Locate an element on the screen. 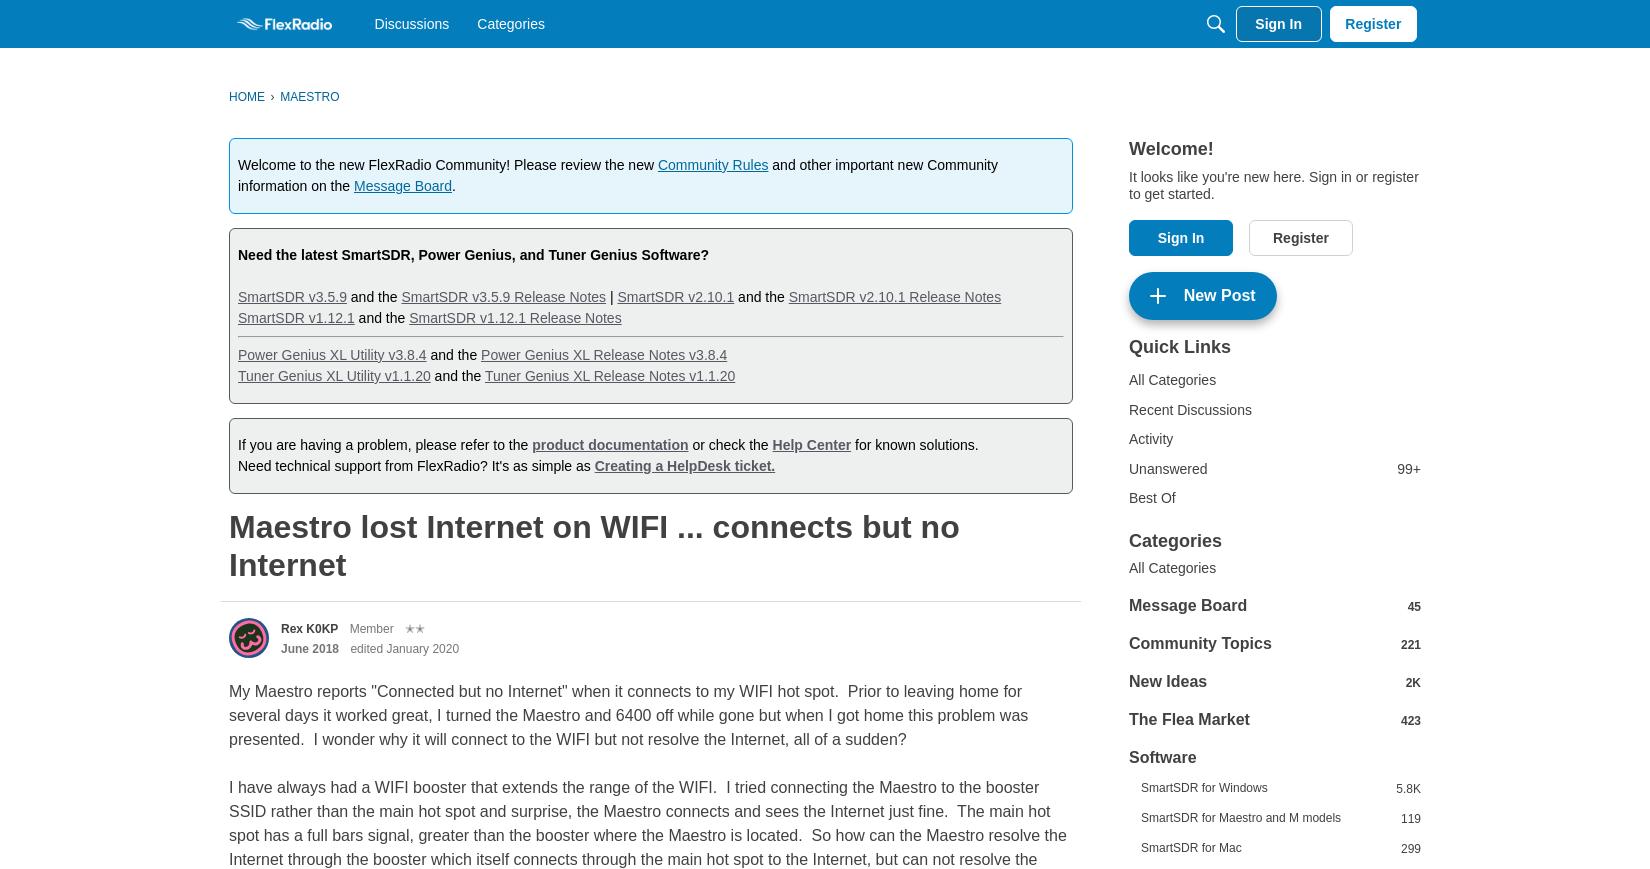 The width and height of the screenshot is (1650, 869). 'New Ideas' is located at coordinates (1168, 680).